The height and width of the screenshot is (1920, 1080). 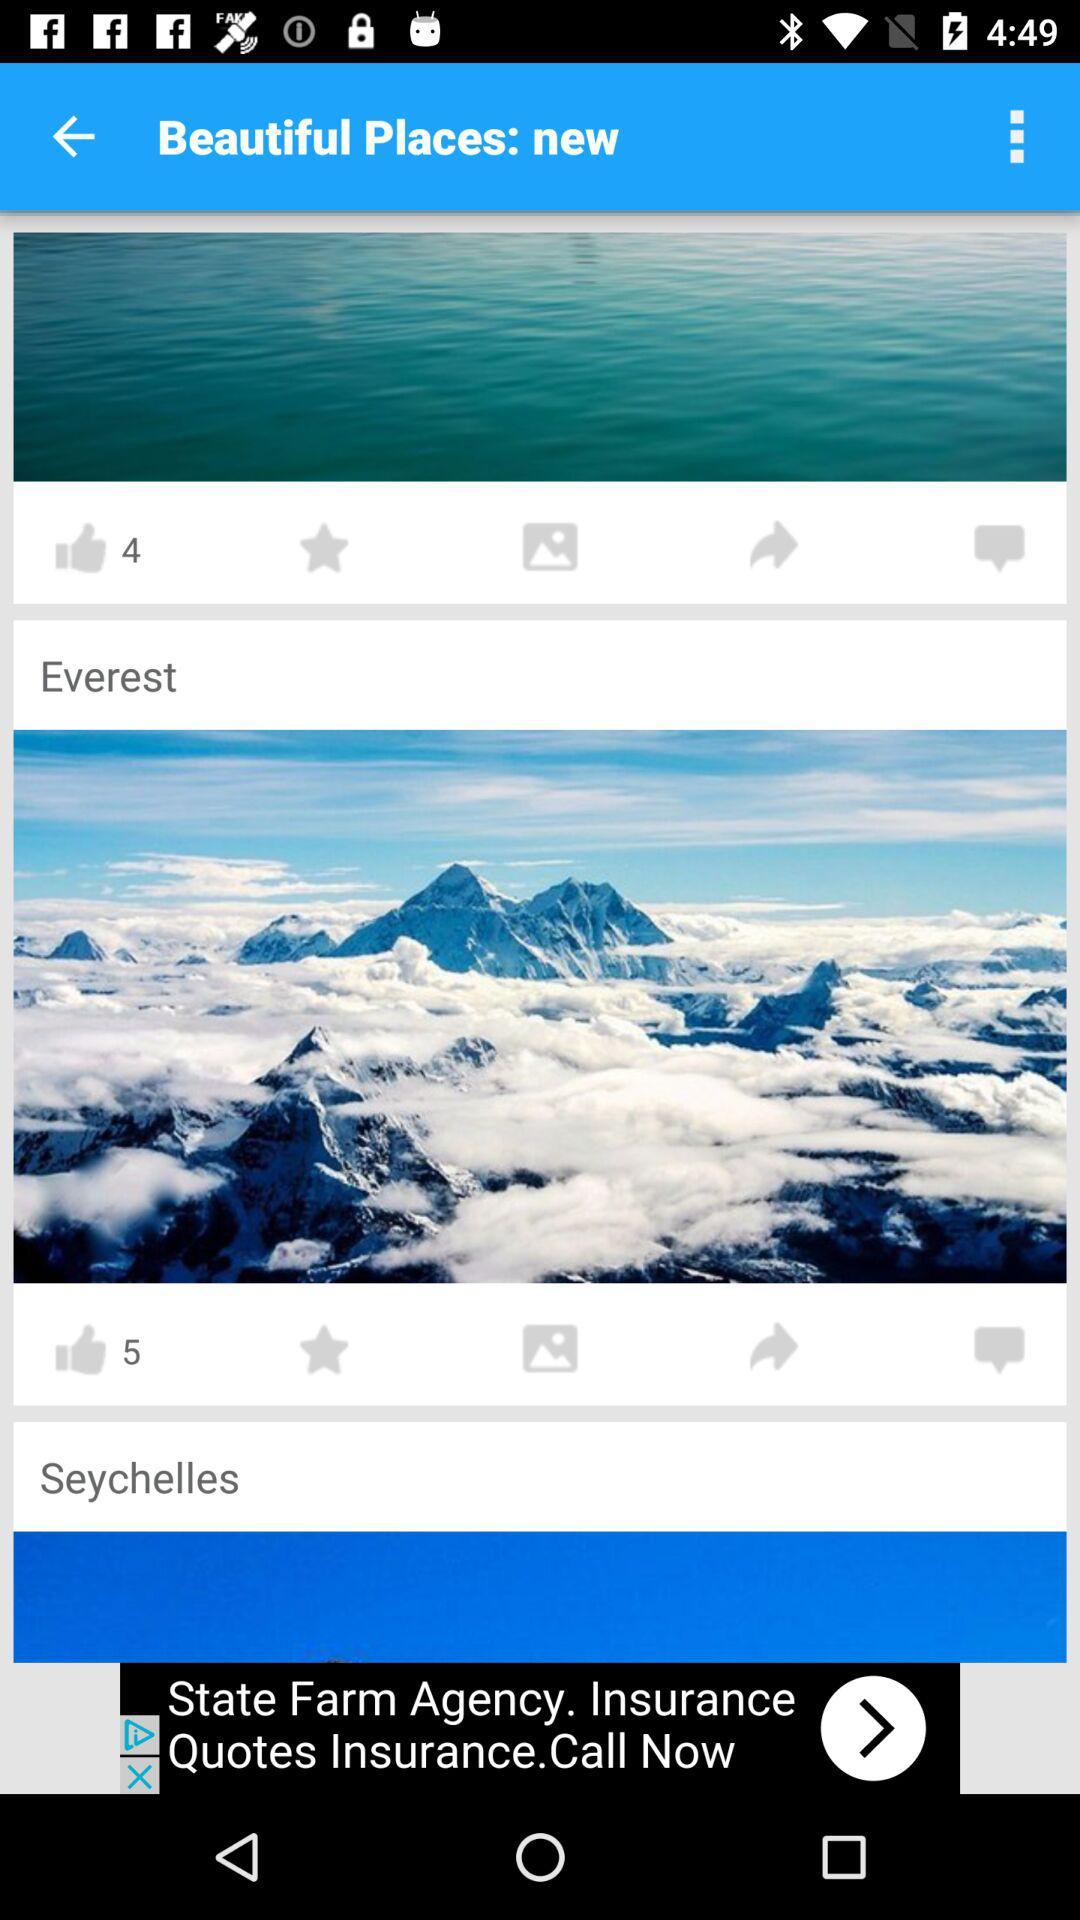 I want to click on publication, so click(x=540, y=1006).